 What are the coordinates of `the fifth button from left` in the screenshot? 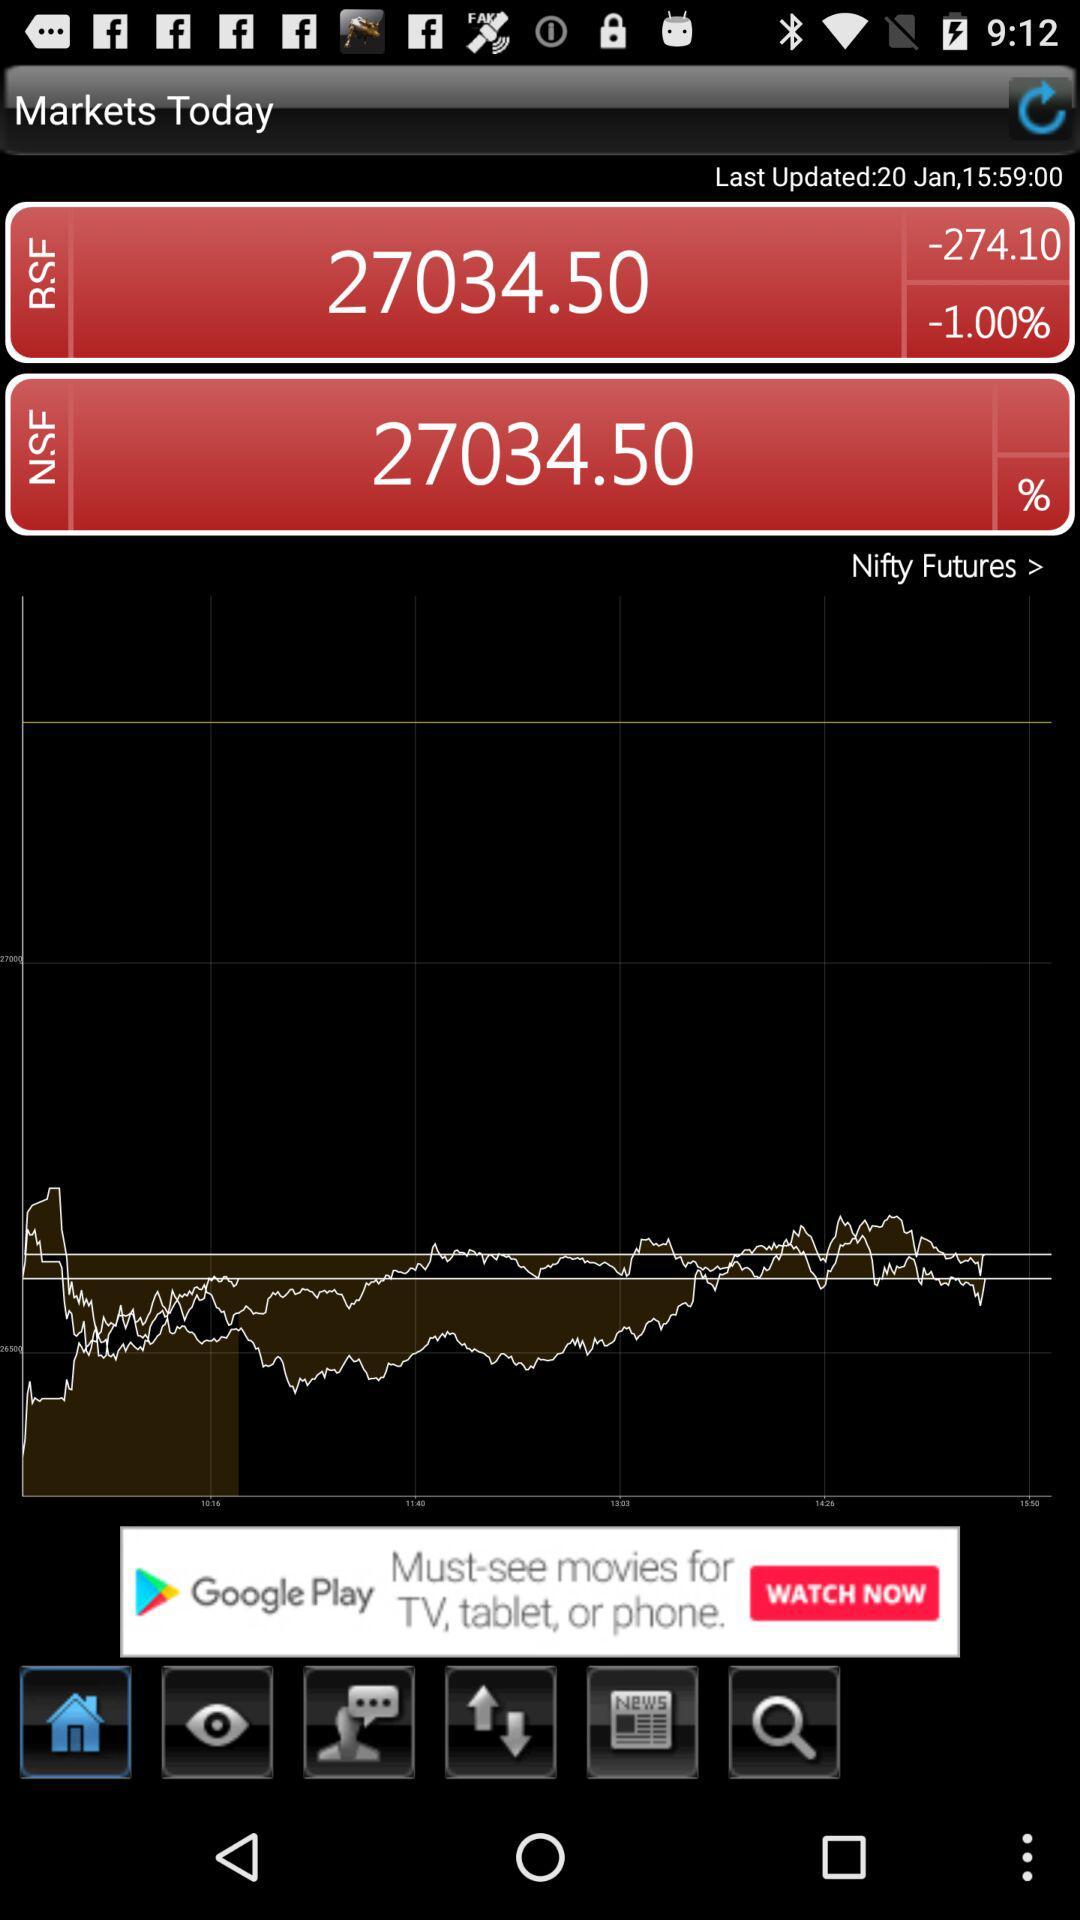 It's located at (643, 1727).